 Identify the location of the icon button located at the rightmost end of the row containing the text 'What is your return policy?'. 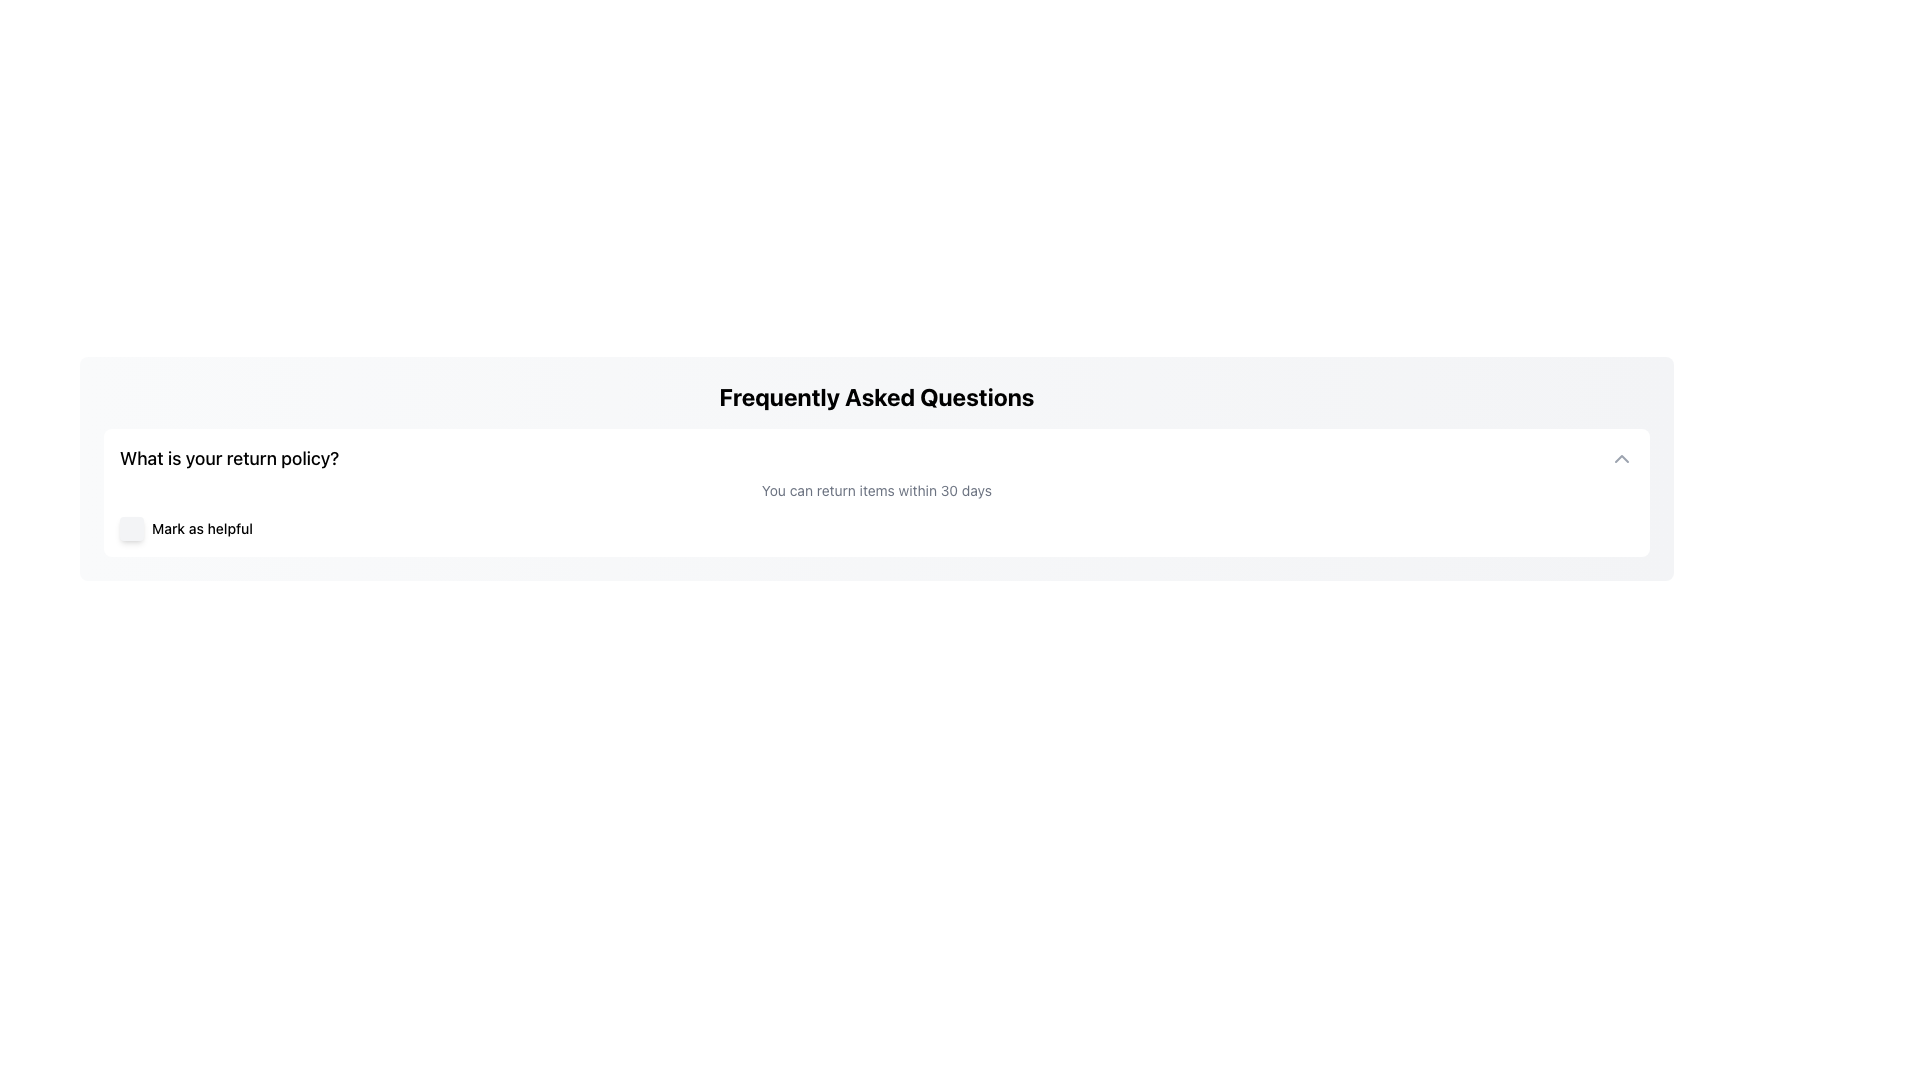
(1622, 459).